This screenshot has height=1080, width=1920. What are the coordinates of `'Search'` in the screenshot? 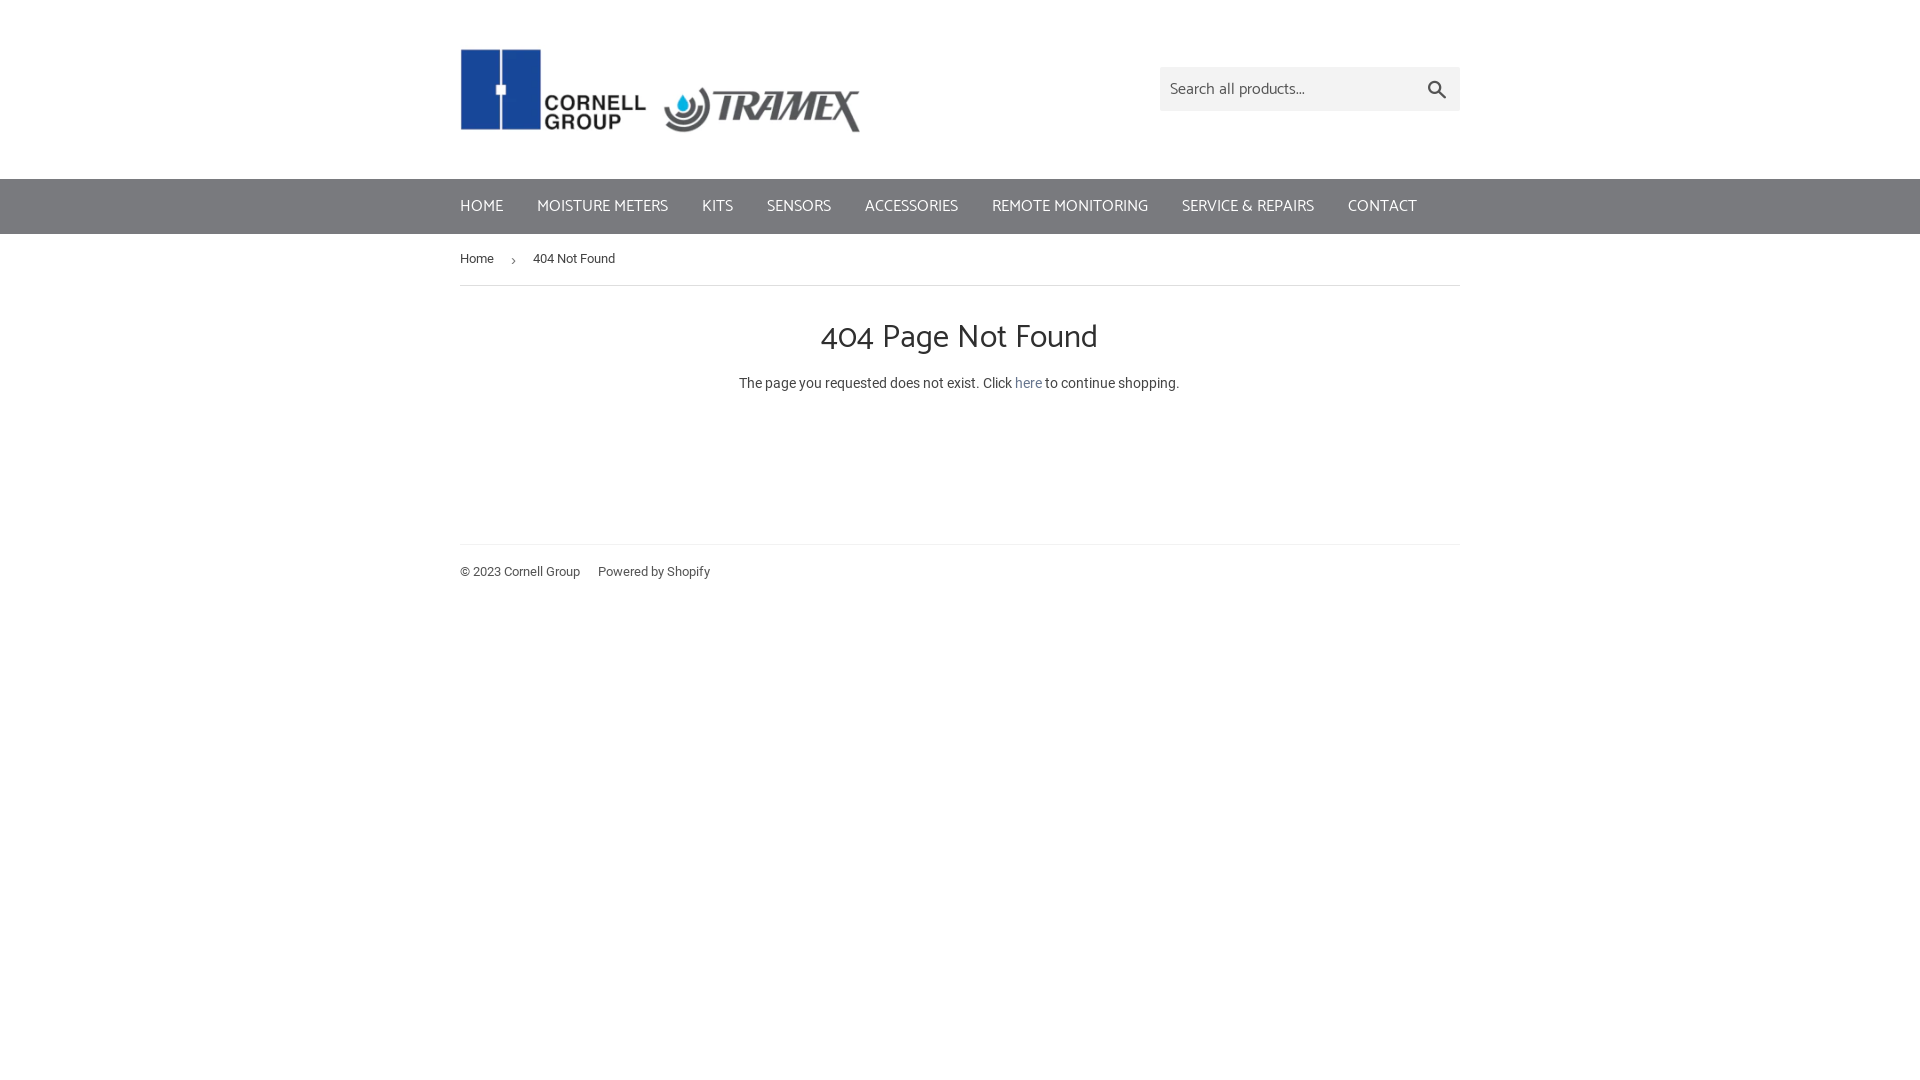 It's located at (1436, 88).